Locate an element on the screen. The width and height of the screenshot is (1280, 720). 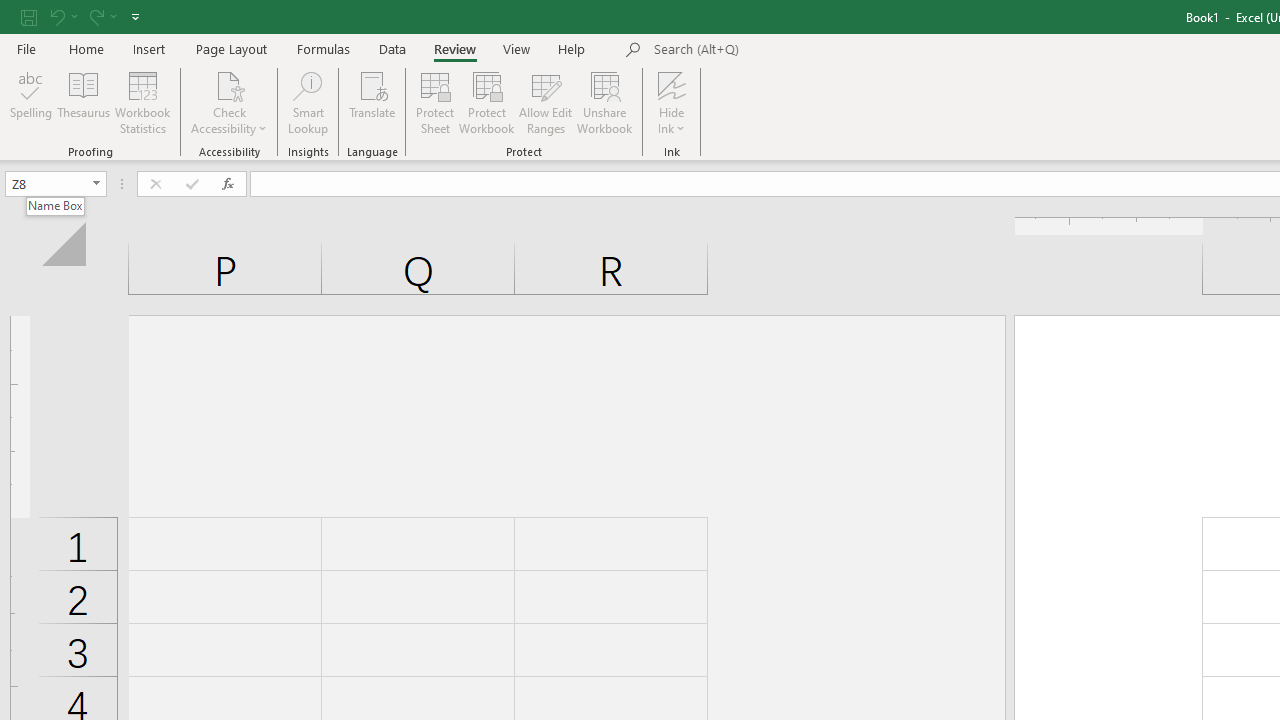
'Smart Lookup' is located at coordinates (307, 103).